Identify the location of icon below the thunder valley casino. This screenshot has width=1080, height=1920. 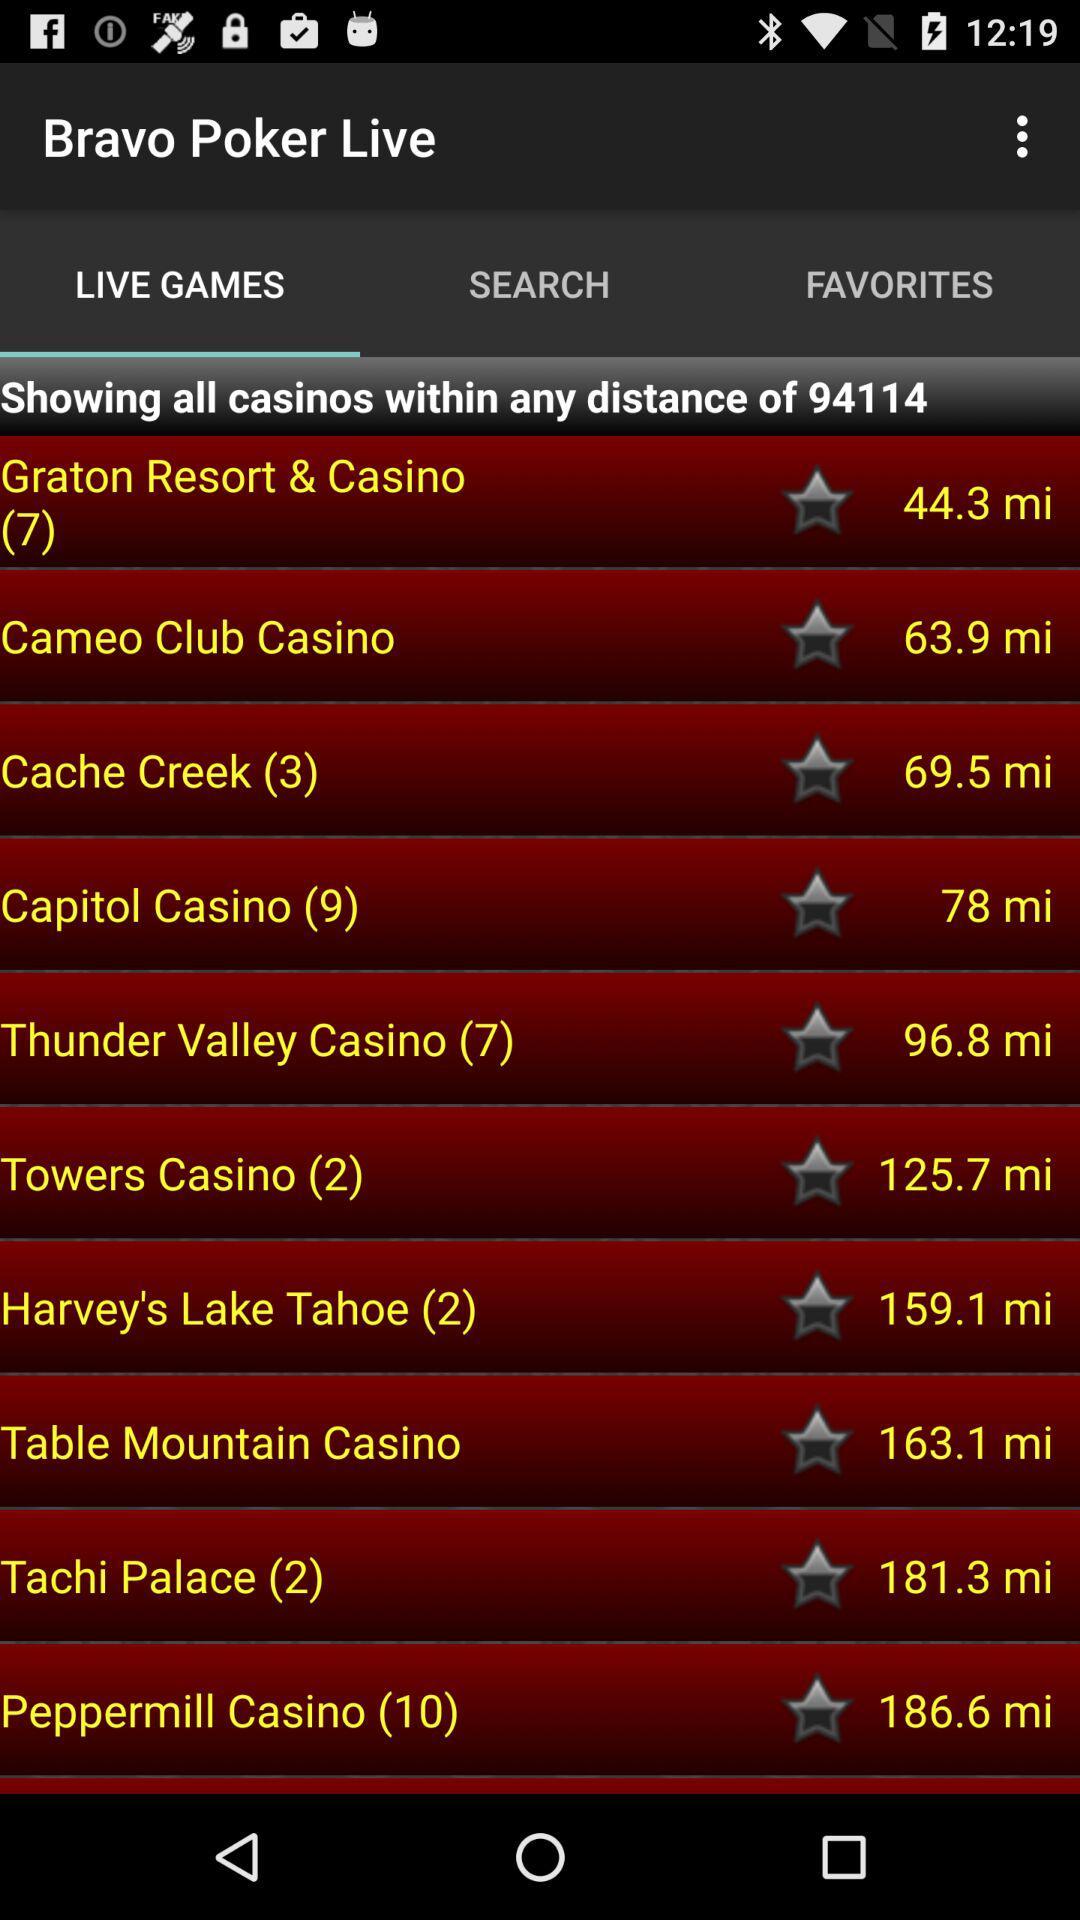
(261, 1172).